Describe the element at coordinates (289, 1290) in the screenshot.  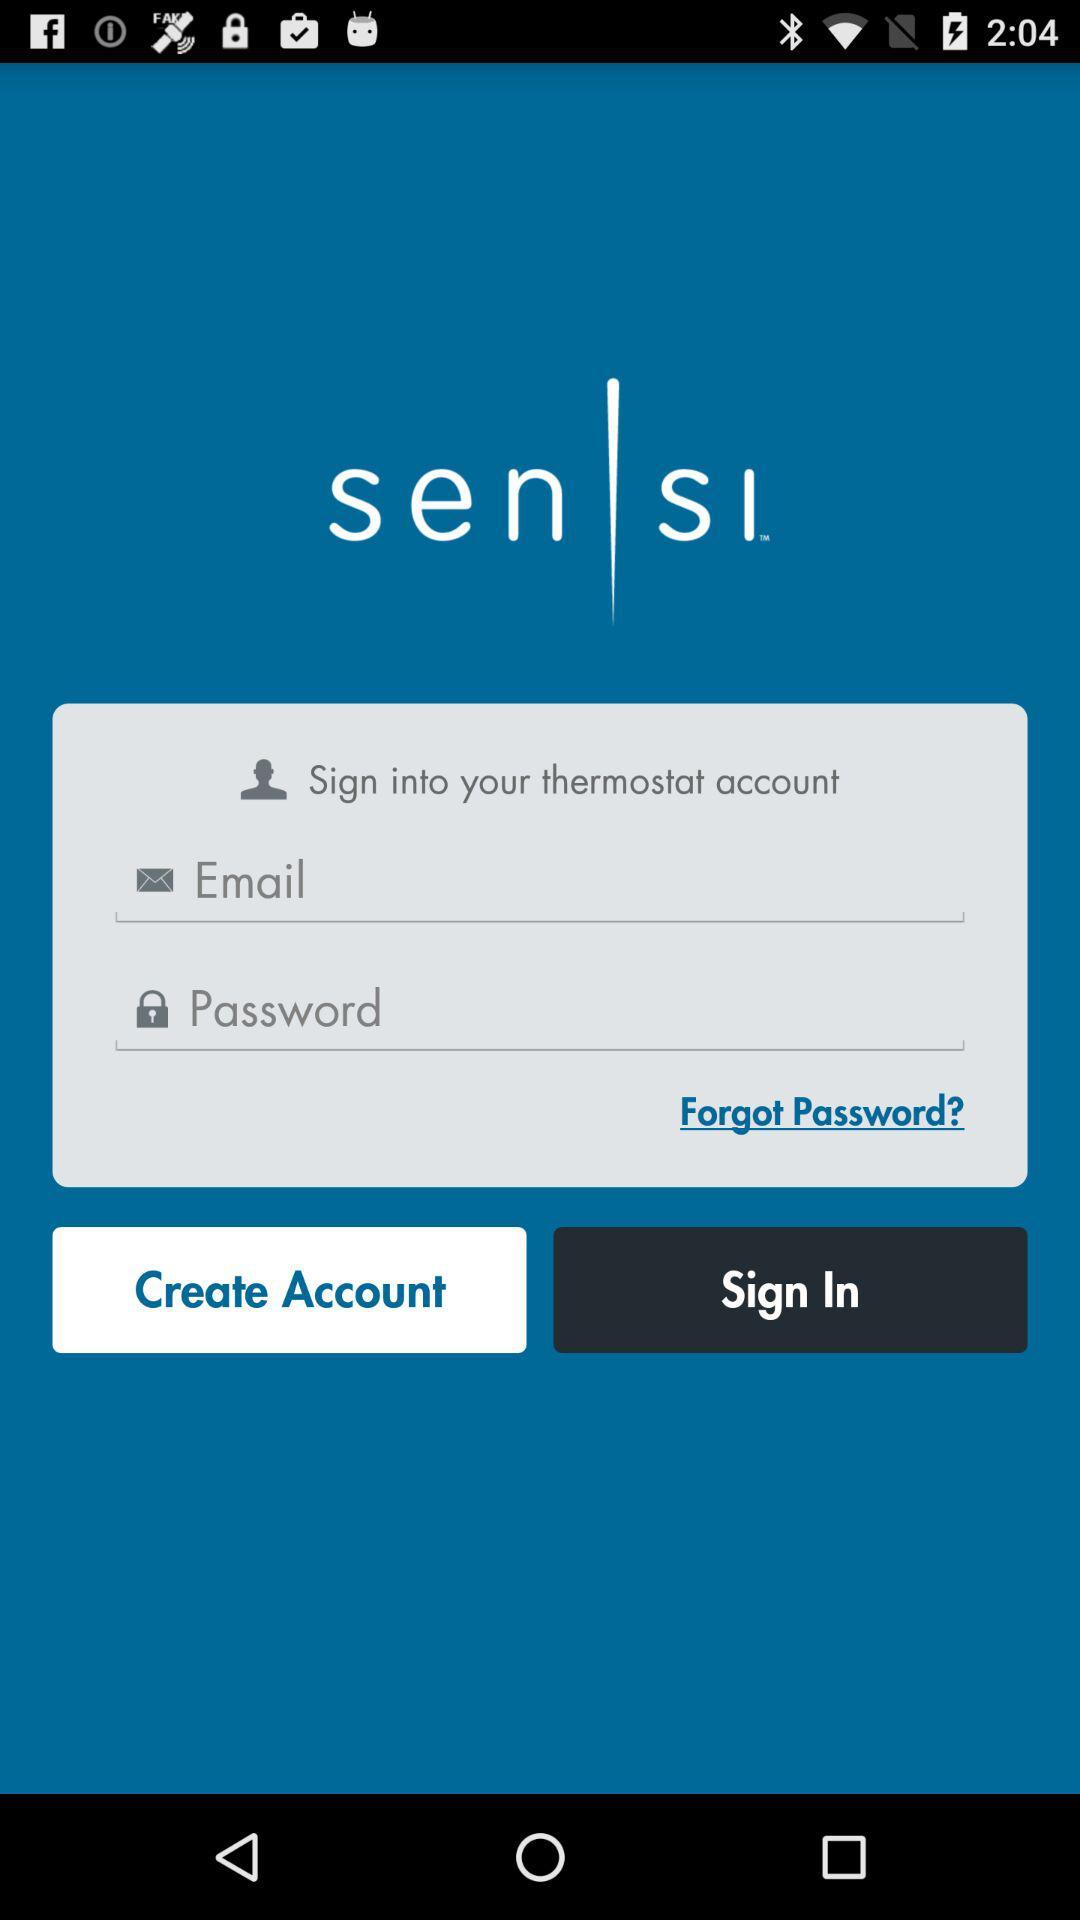
I see `button next to sign in icon` at that location.